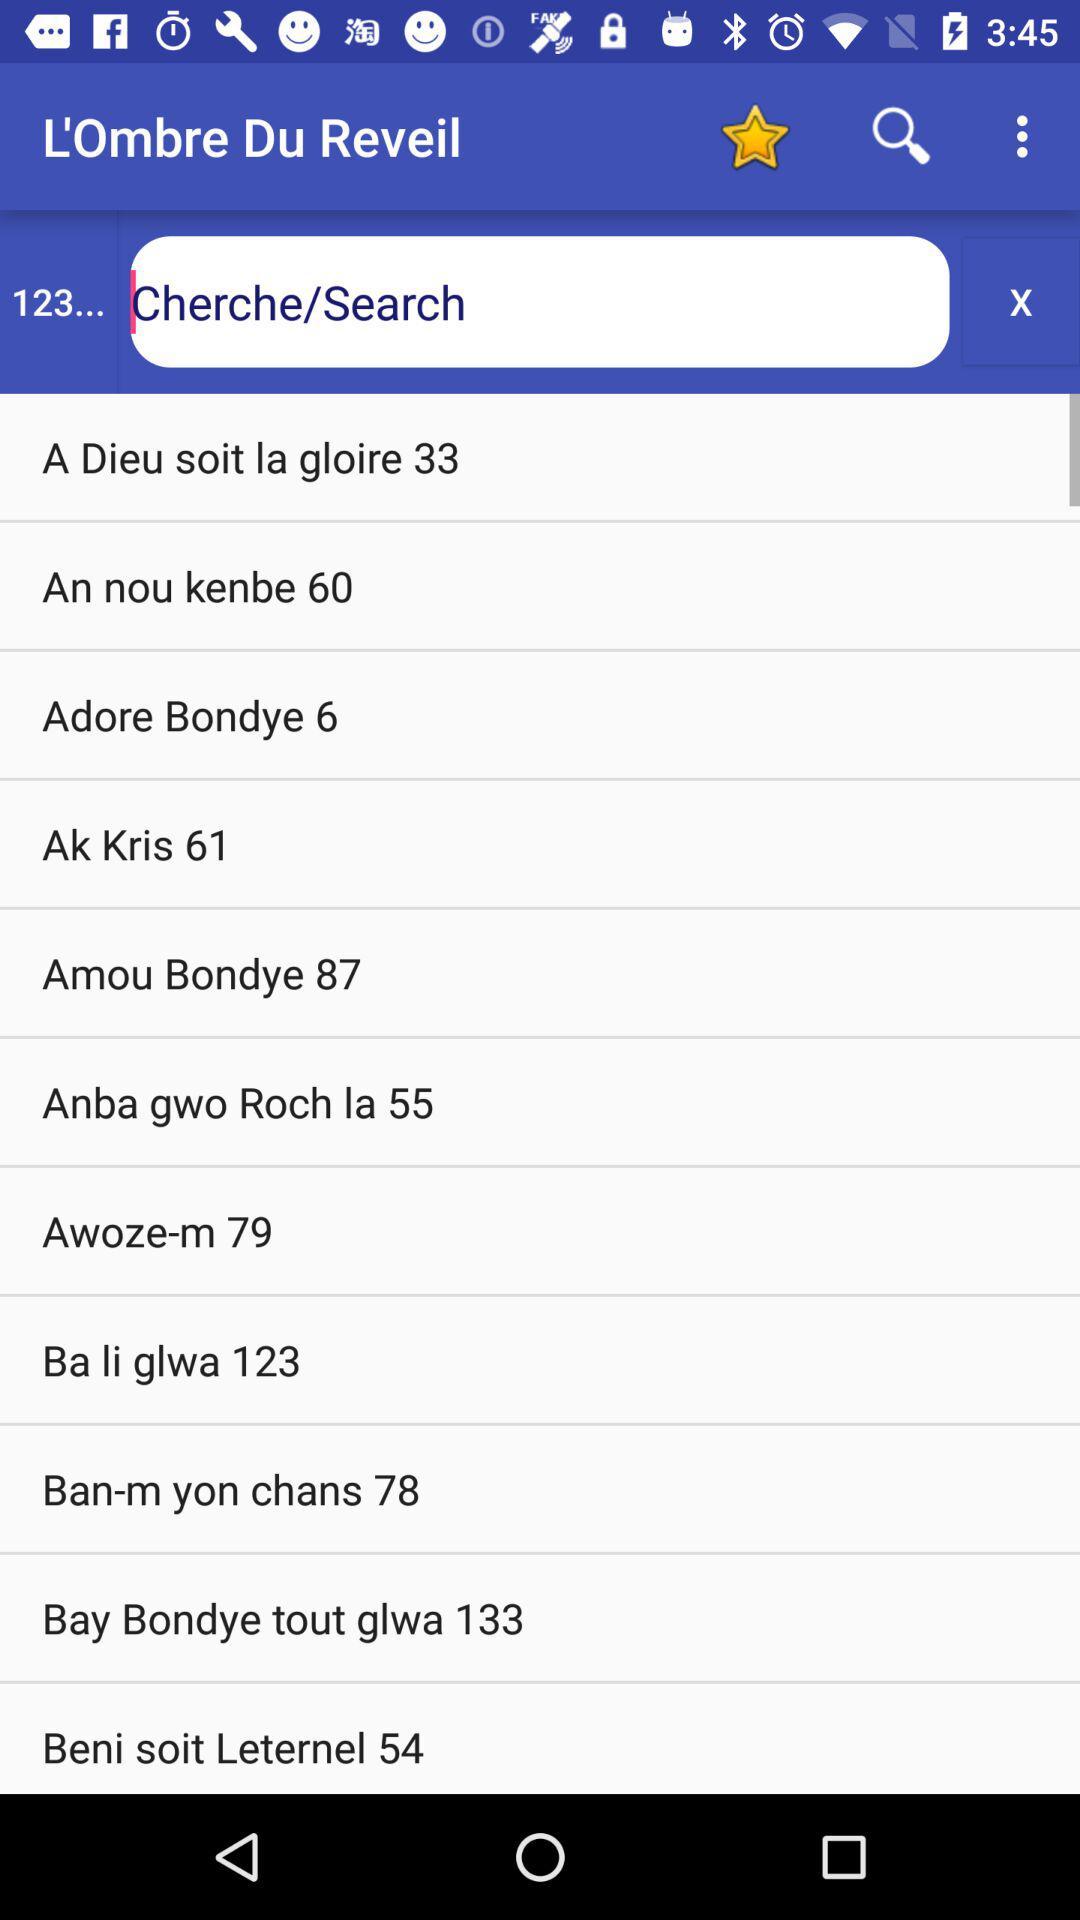 The image size is (1080, 1920). What do you see at coordinates (540, 584) in the screenshot?
I see `icon below a dieu soit` at bounding box center [540, 584].